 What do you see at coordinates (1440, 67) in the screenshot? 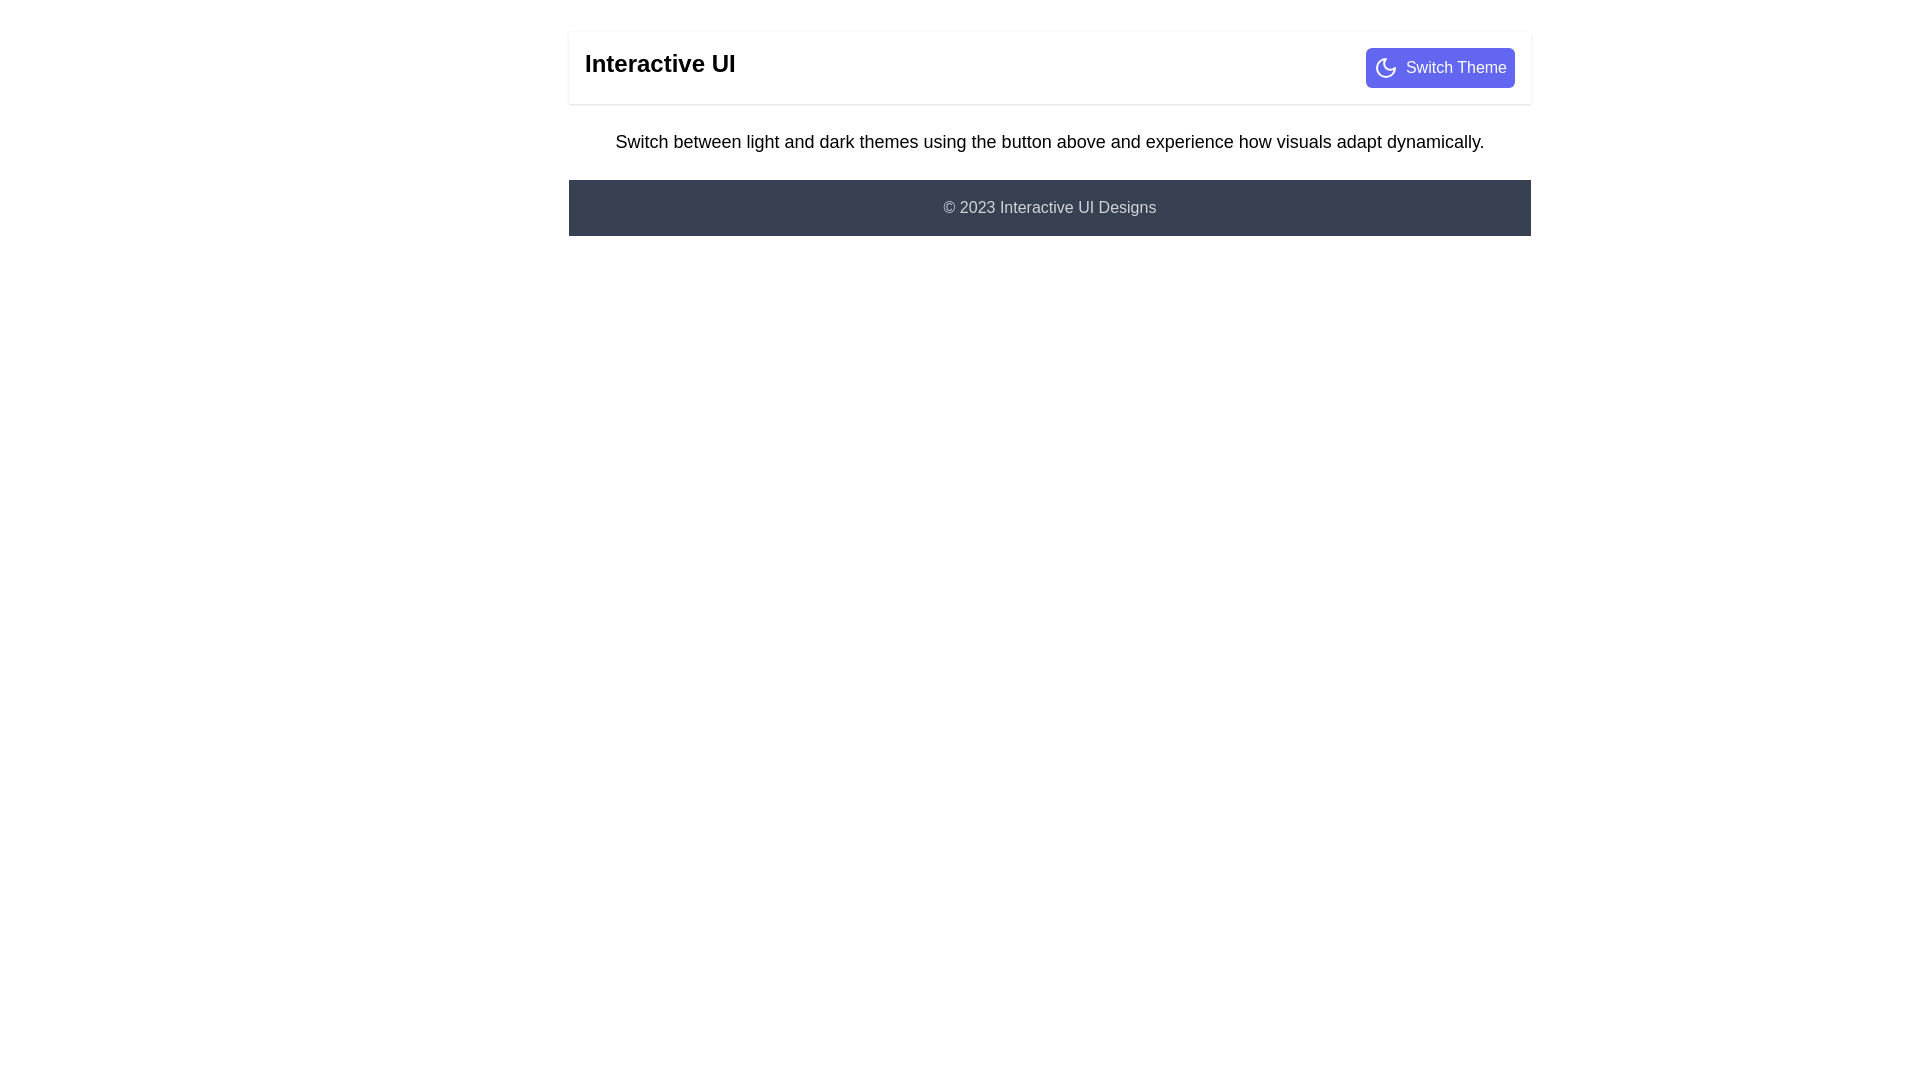
I see `the 'Switch Theme' button with a purple background and a crescent moon icon` at bounding box center [1440, 67].